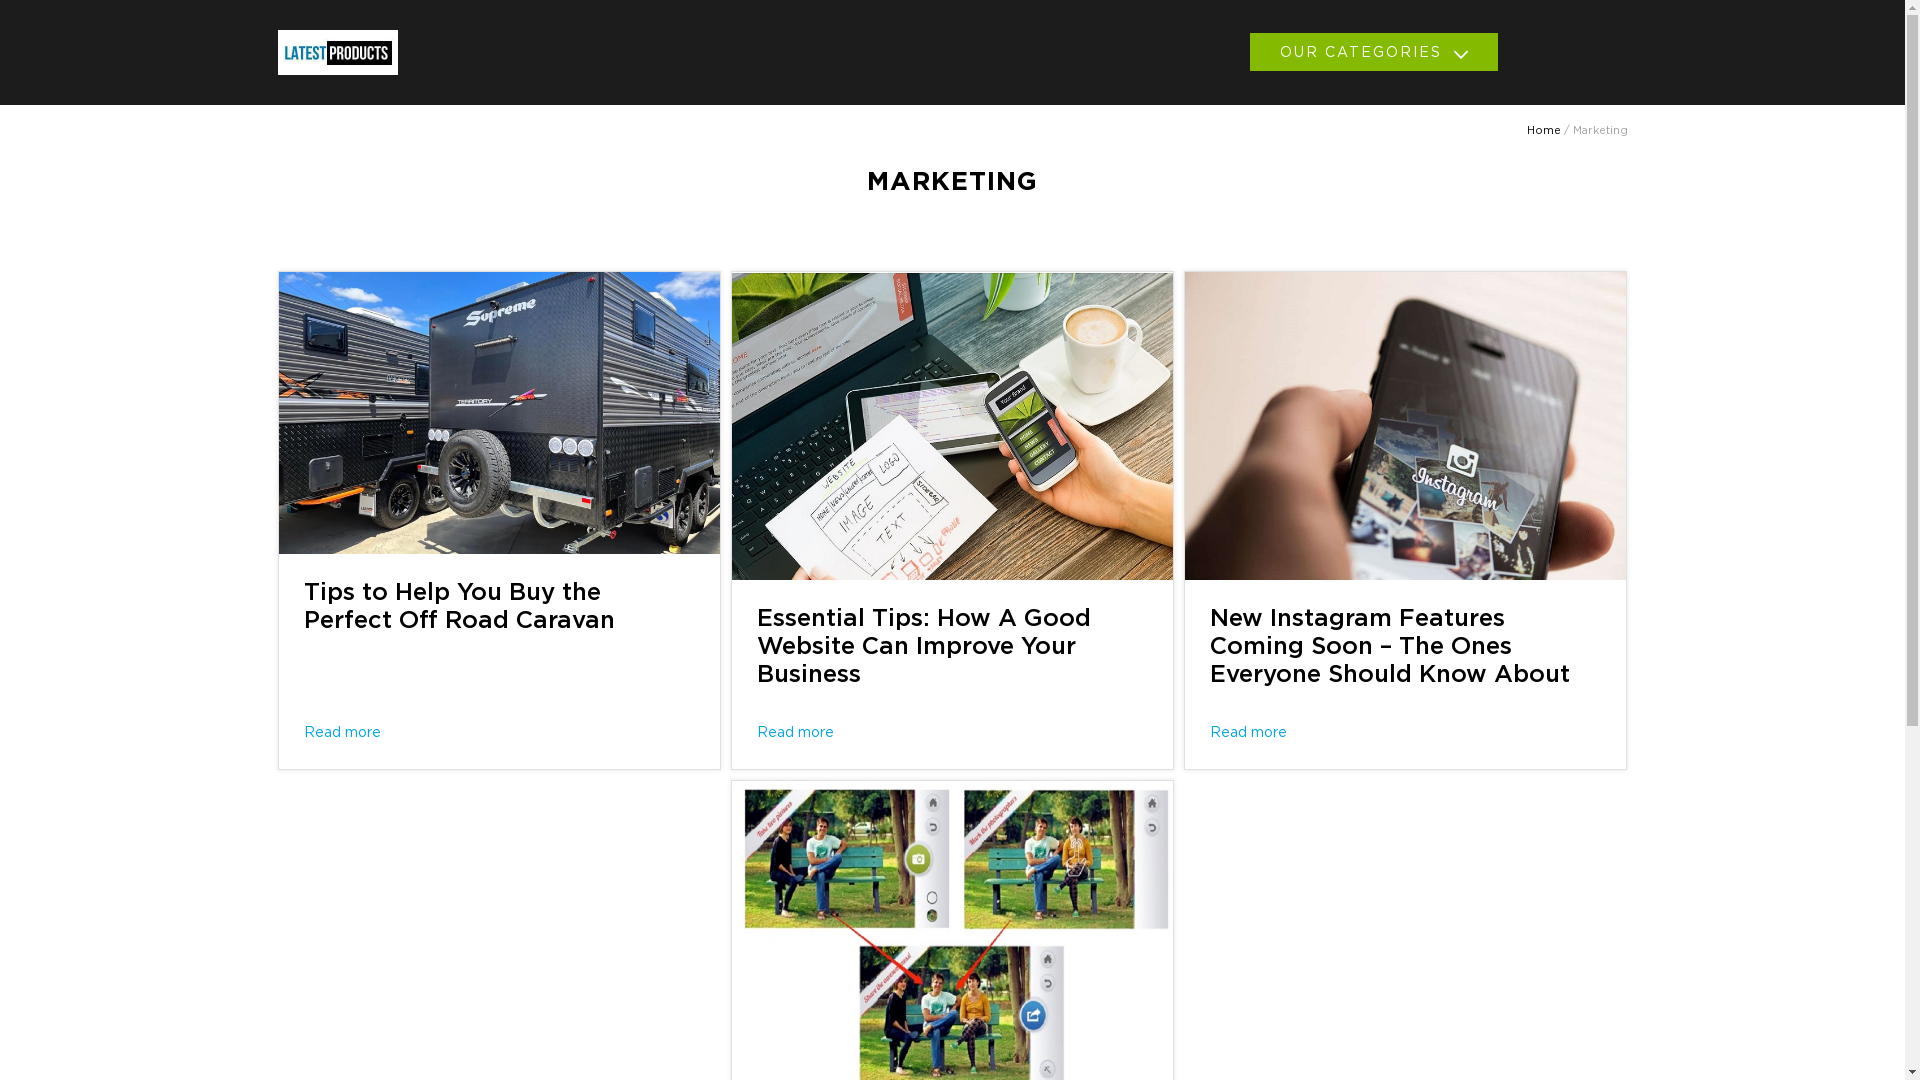  What do you see at coordinates (1372, 50) in the screenshot?
I see `'OUR CATEGORIES'` at bounding box center [1372, 50].